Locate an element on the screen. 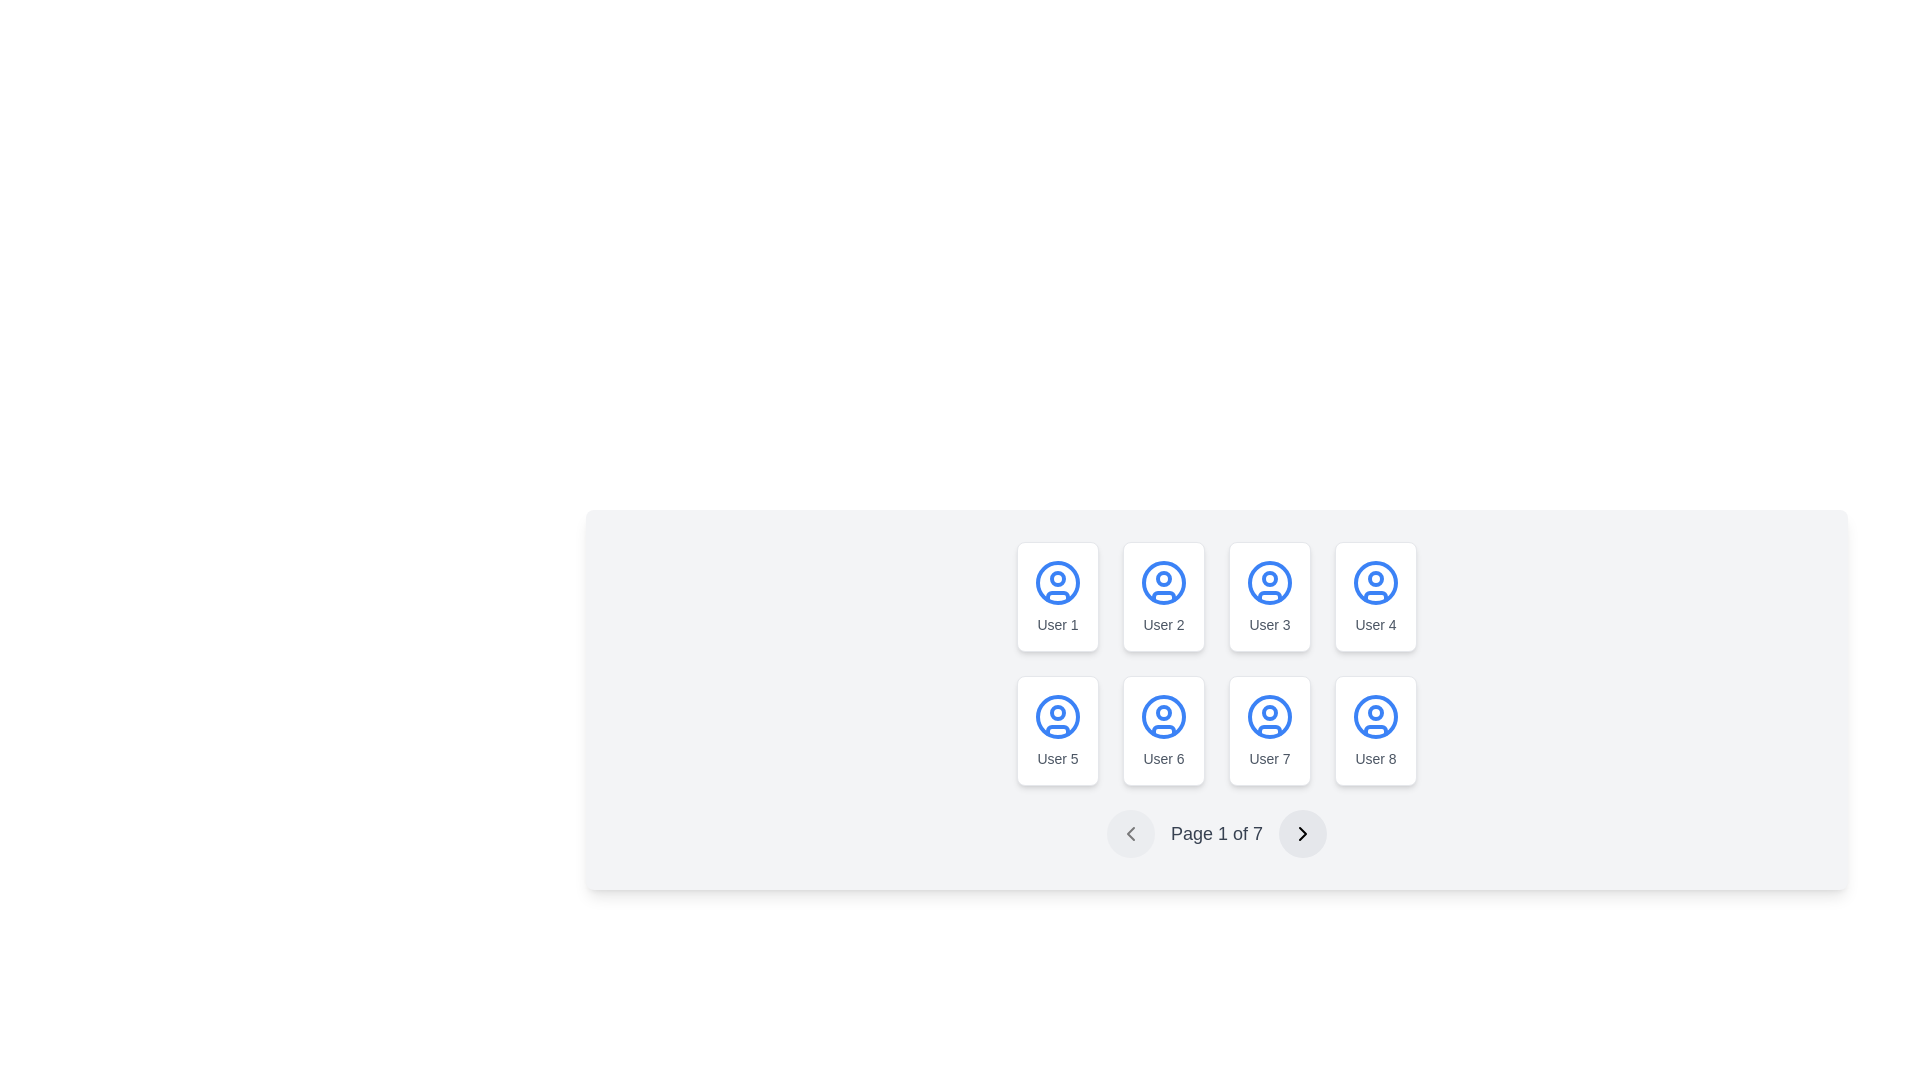  the SVG Circle component representing the face of 'User 6' within the user avatar graphic, located in the second row, third column of the grid is located at coordinates (1163, 712).